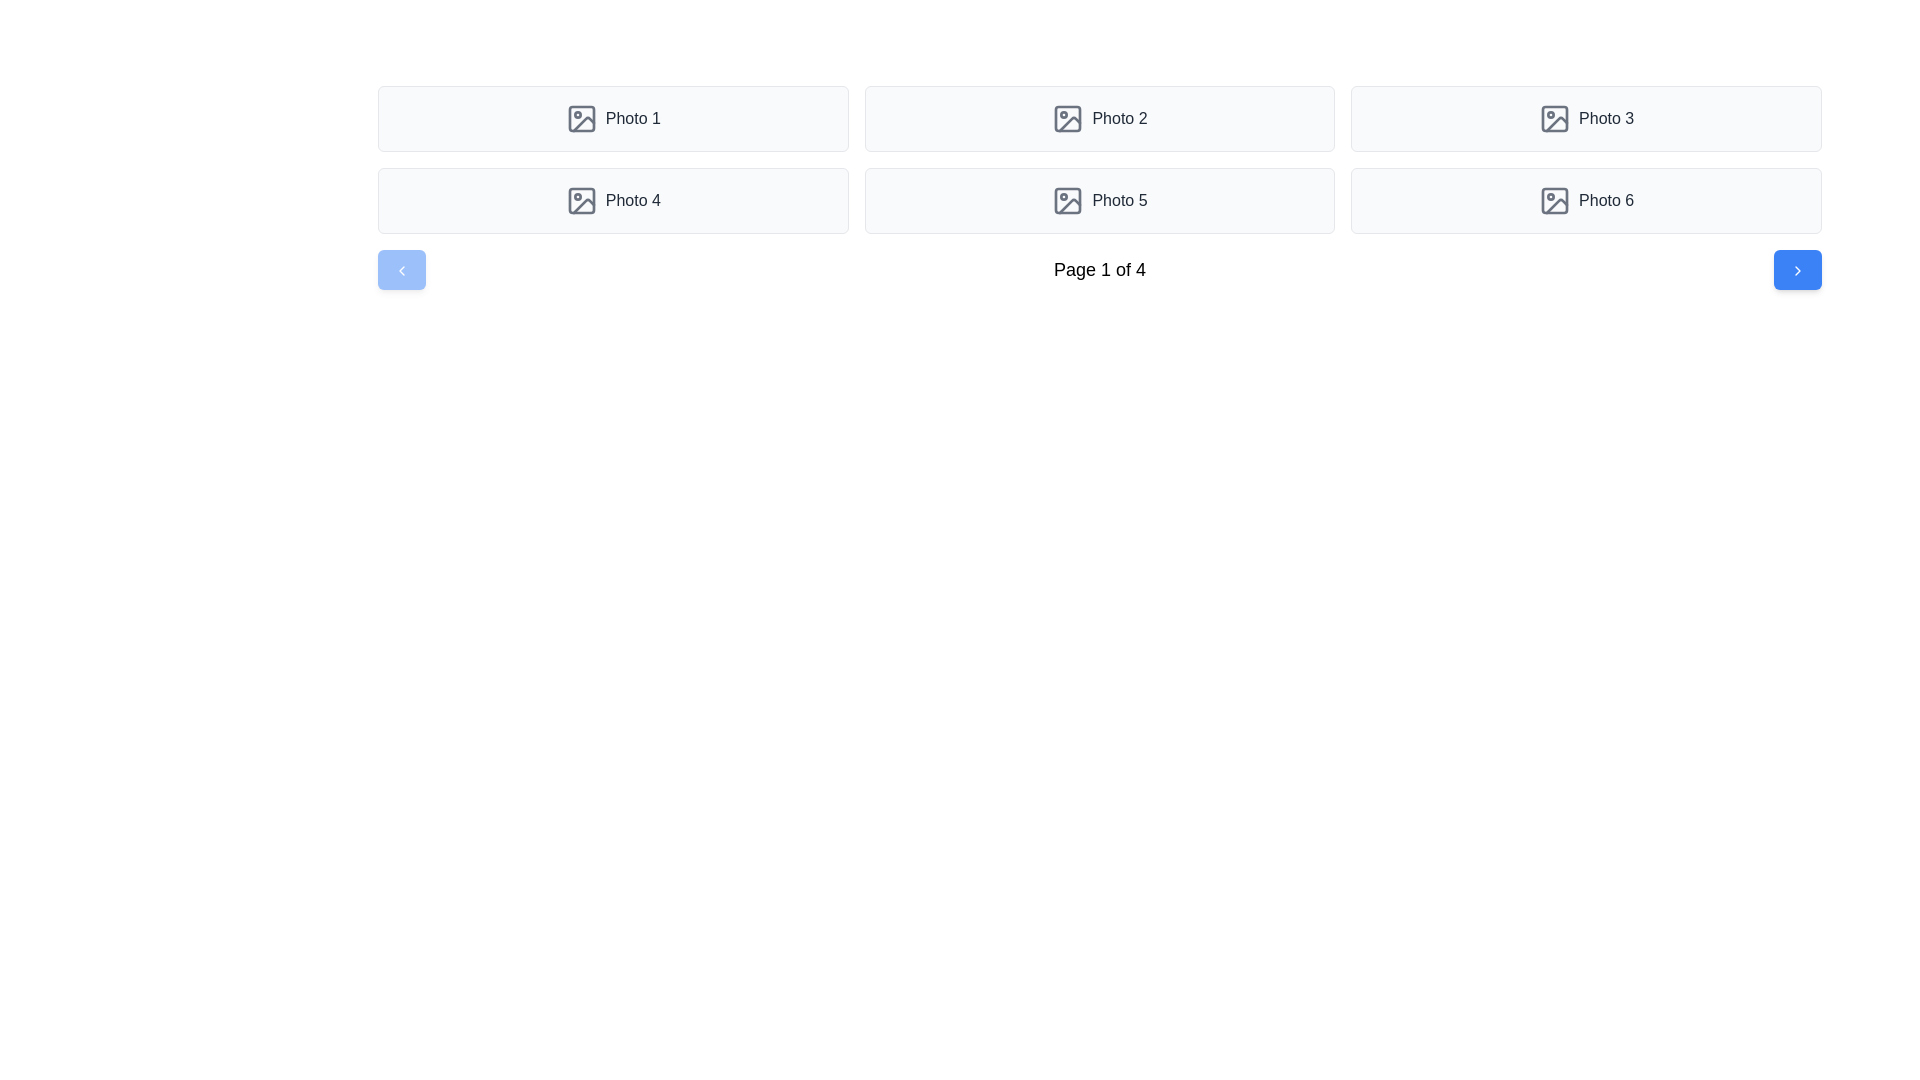  What do you see at coordinates (1098, 270) in the screenshot?
I see `static text element that displays 'Page 1 of 4' located centrally within the pagination control at the bottom of the photo grid` at bounding box center [1098, 270].